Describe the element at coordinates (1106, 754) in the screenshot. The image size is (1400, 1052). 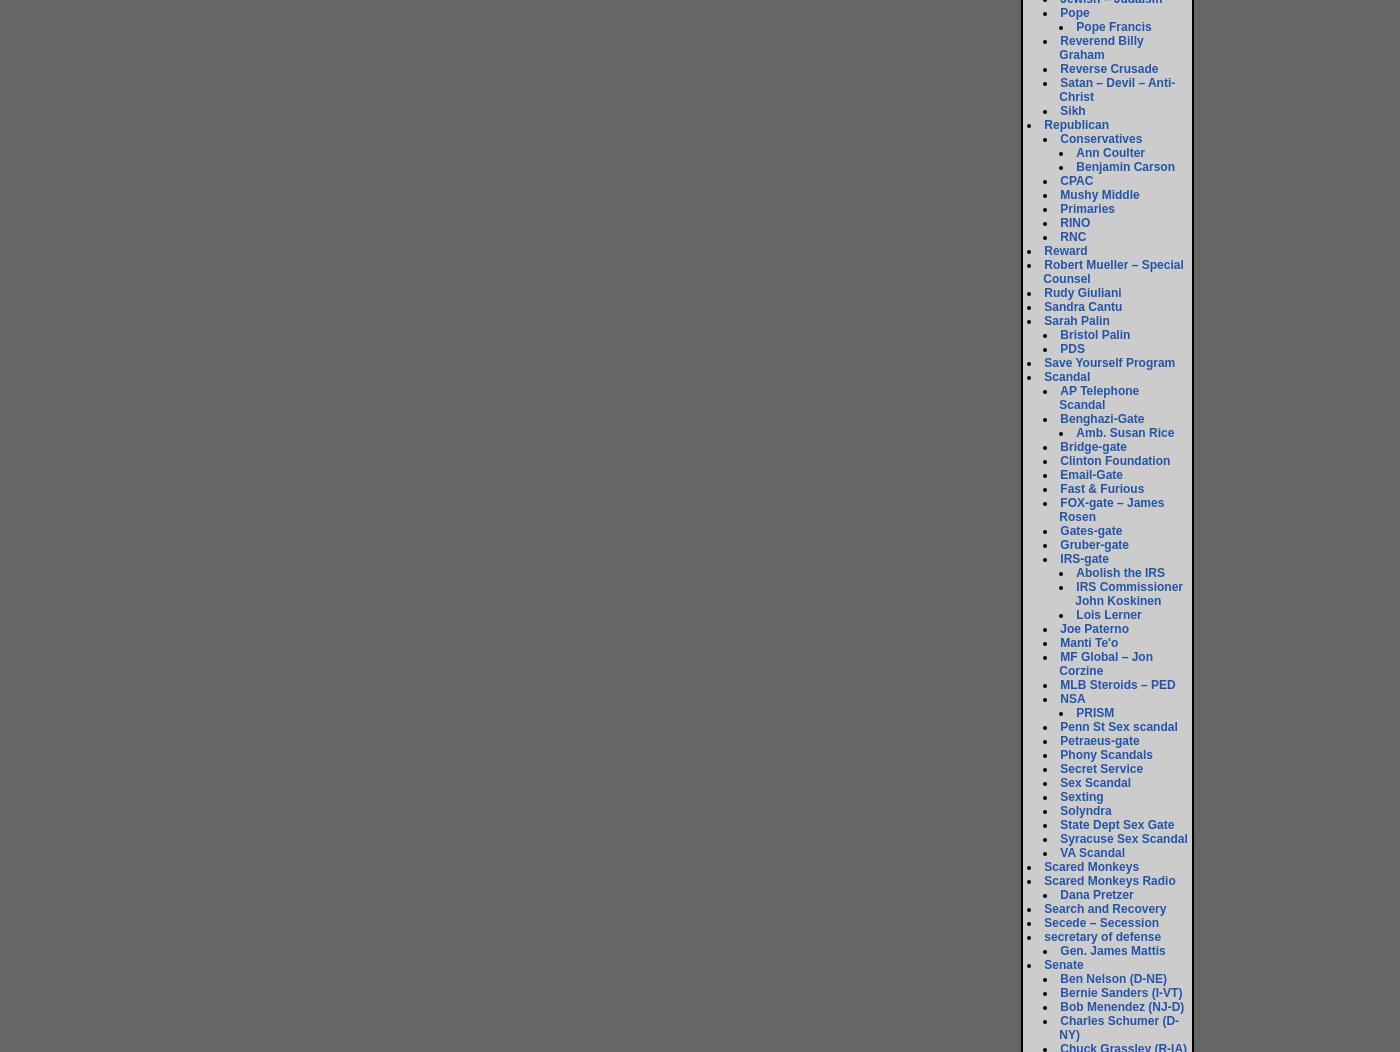
I see `'Phony Scandals'` at that location.